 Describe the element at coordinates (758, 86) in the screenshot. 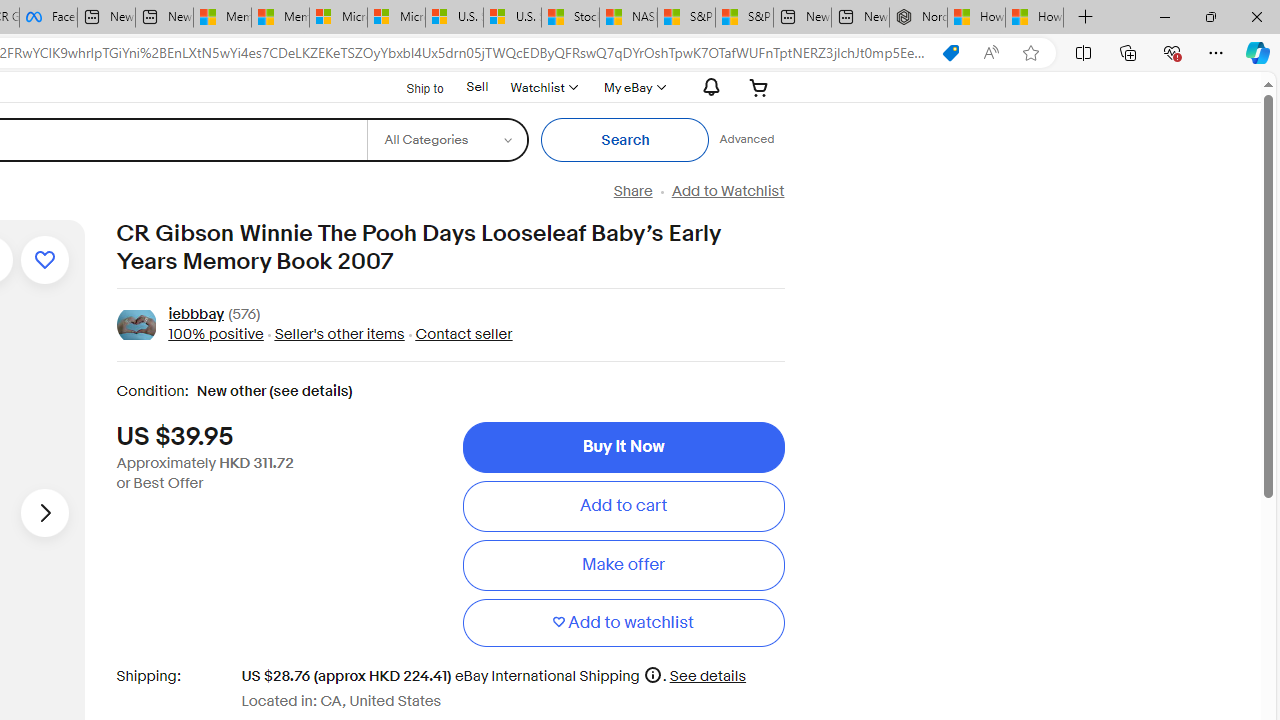

I see `'Your shopping cart'` at that location.